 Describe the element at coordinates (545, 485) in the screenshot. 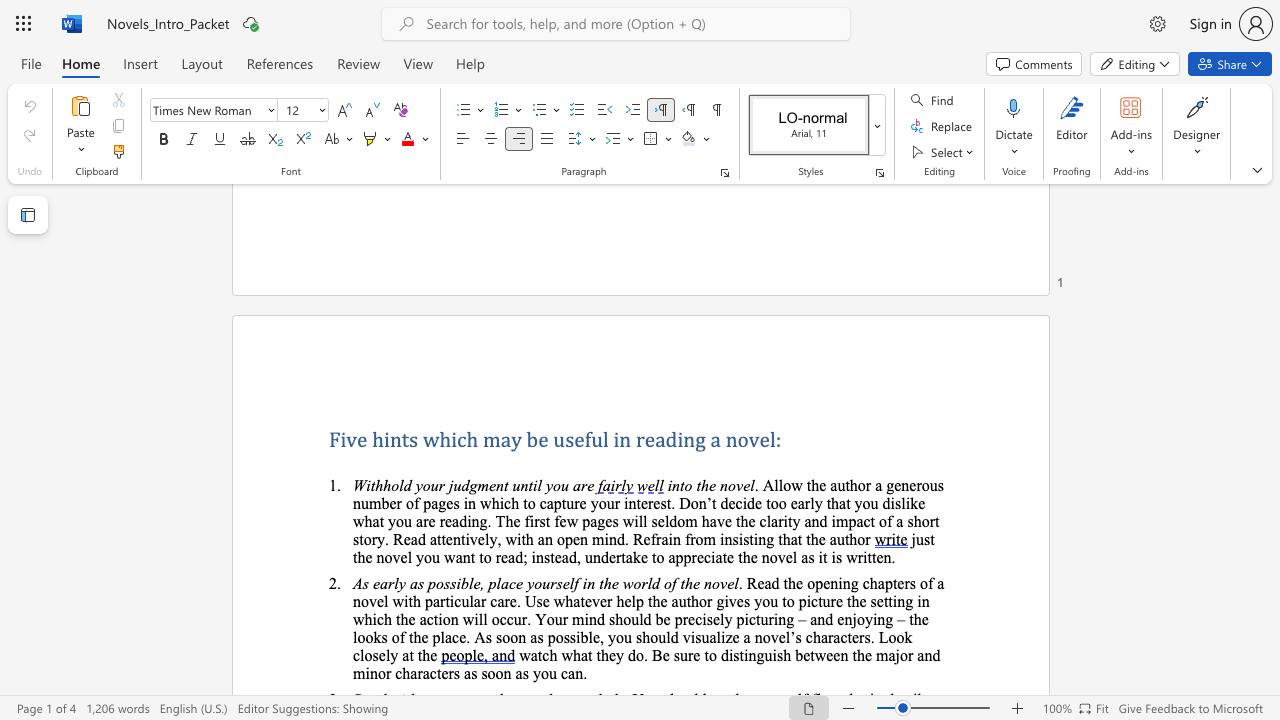

I see `the subset text "you a" within the text "Withhold your judgment until you are"` at that location.